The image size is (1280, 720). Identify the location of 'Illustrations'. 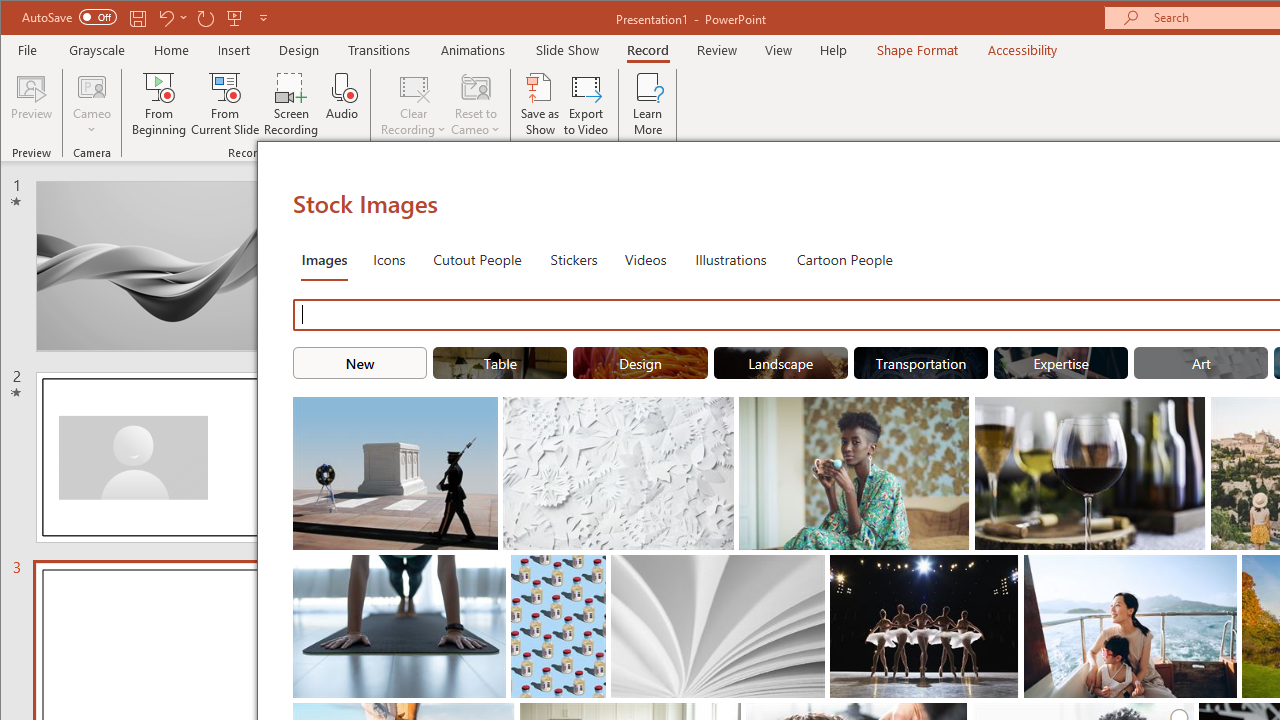
(729, 257).